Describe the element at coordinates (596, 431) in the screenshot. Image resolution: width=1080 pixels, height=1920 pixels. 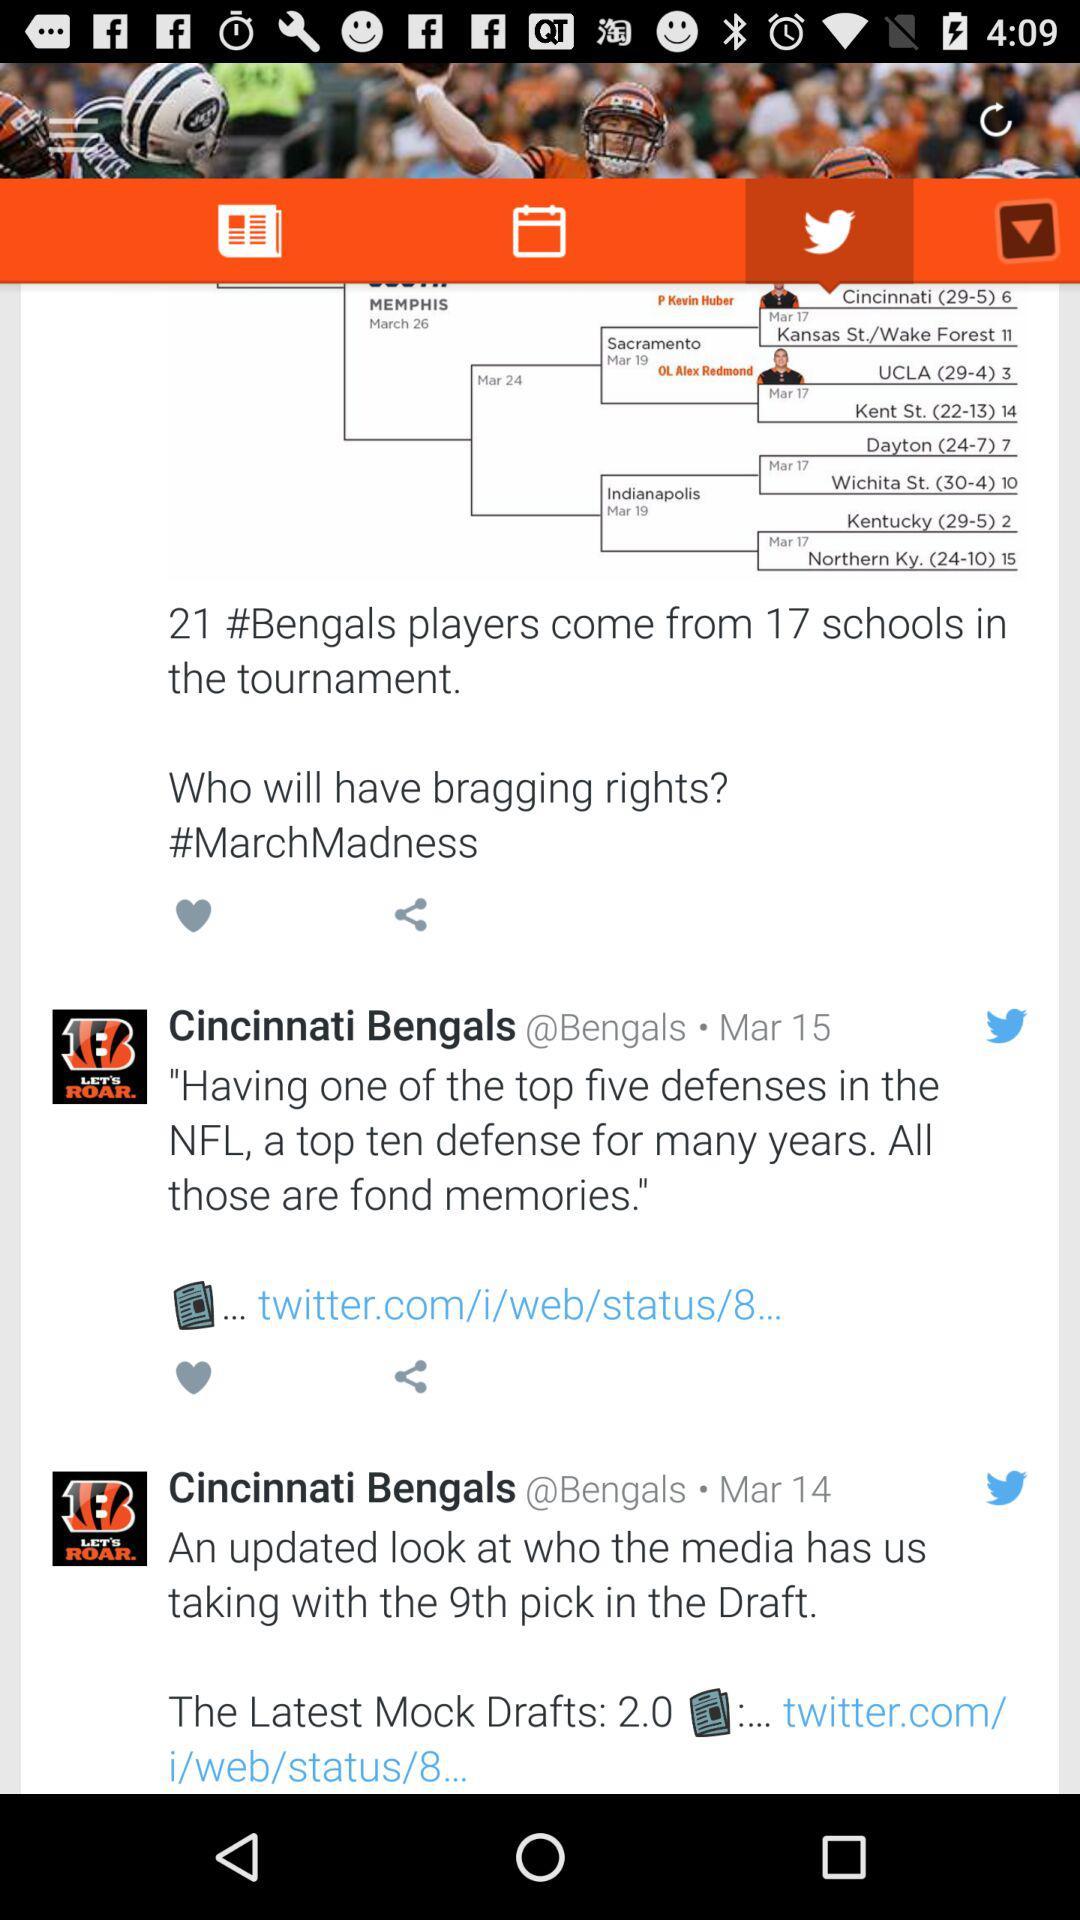
I see `open graphic` at that location.